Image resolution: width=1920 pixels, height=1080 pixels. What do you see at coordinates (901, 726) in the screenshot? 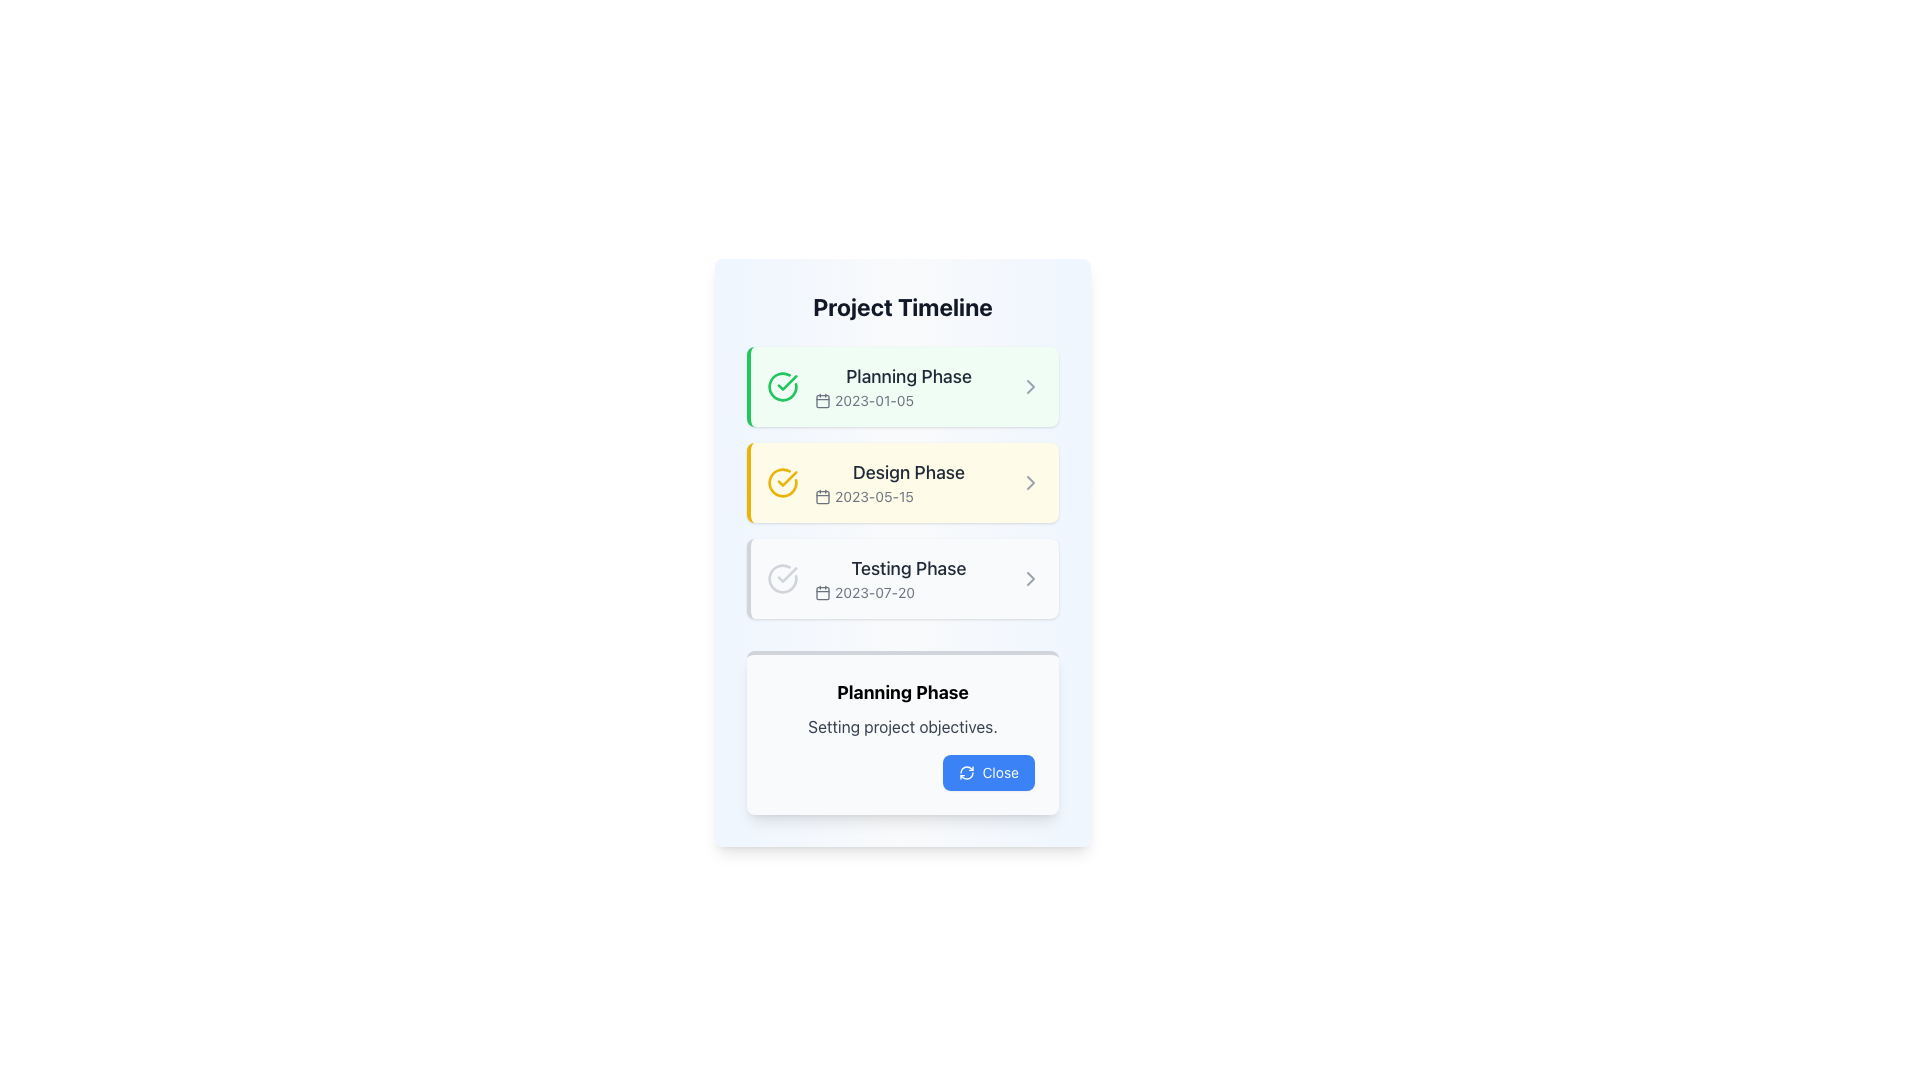
I see `the text label that displays descriptive details about the planning phase in the project timeline, located under the 'Planning Phase' heading` at bounding box center [901, 726].